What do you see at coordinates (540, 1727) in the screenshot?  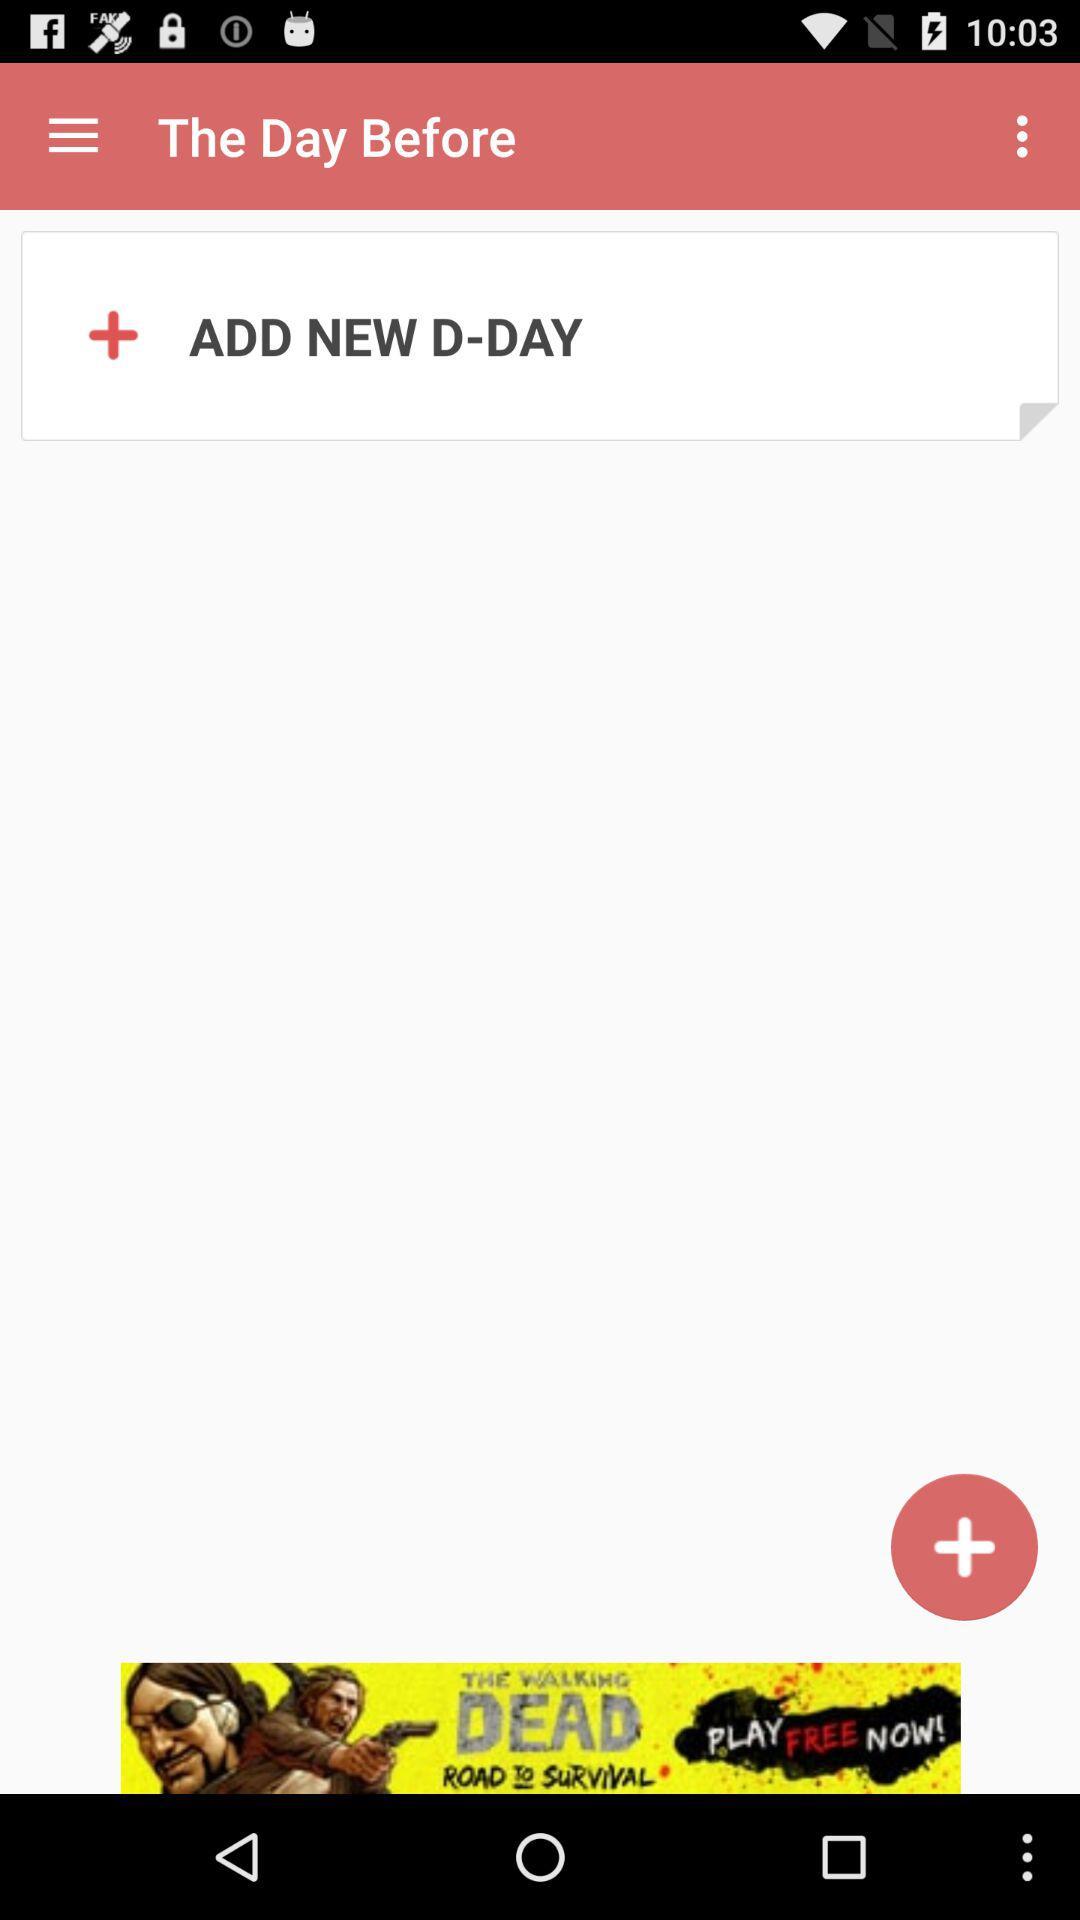 I see `the walking dead road to survival` at bounding box center [540, 1727].